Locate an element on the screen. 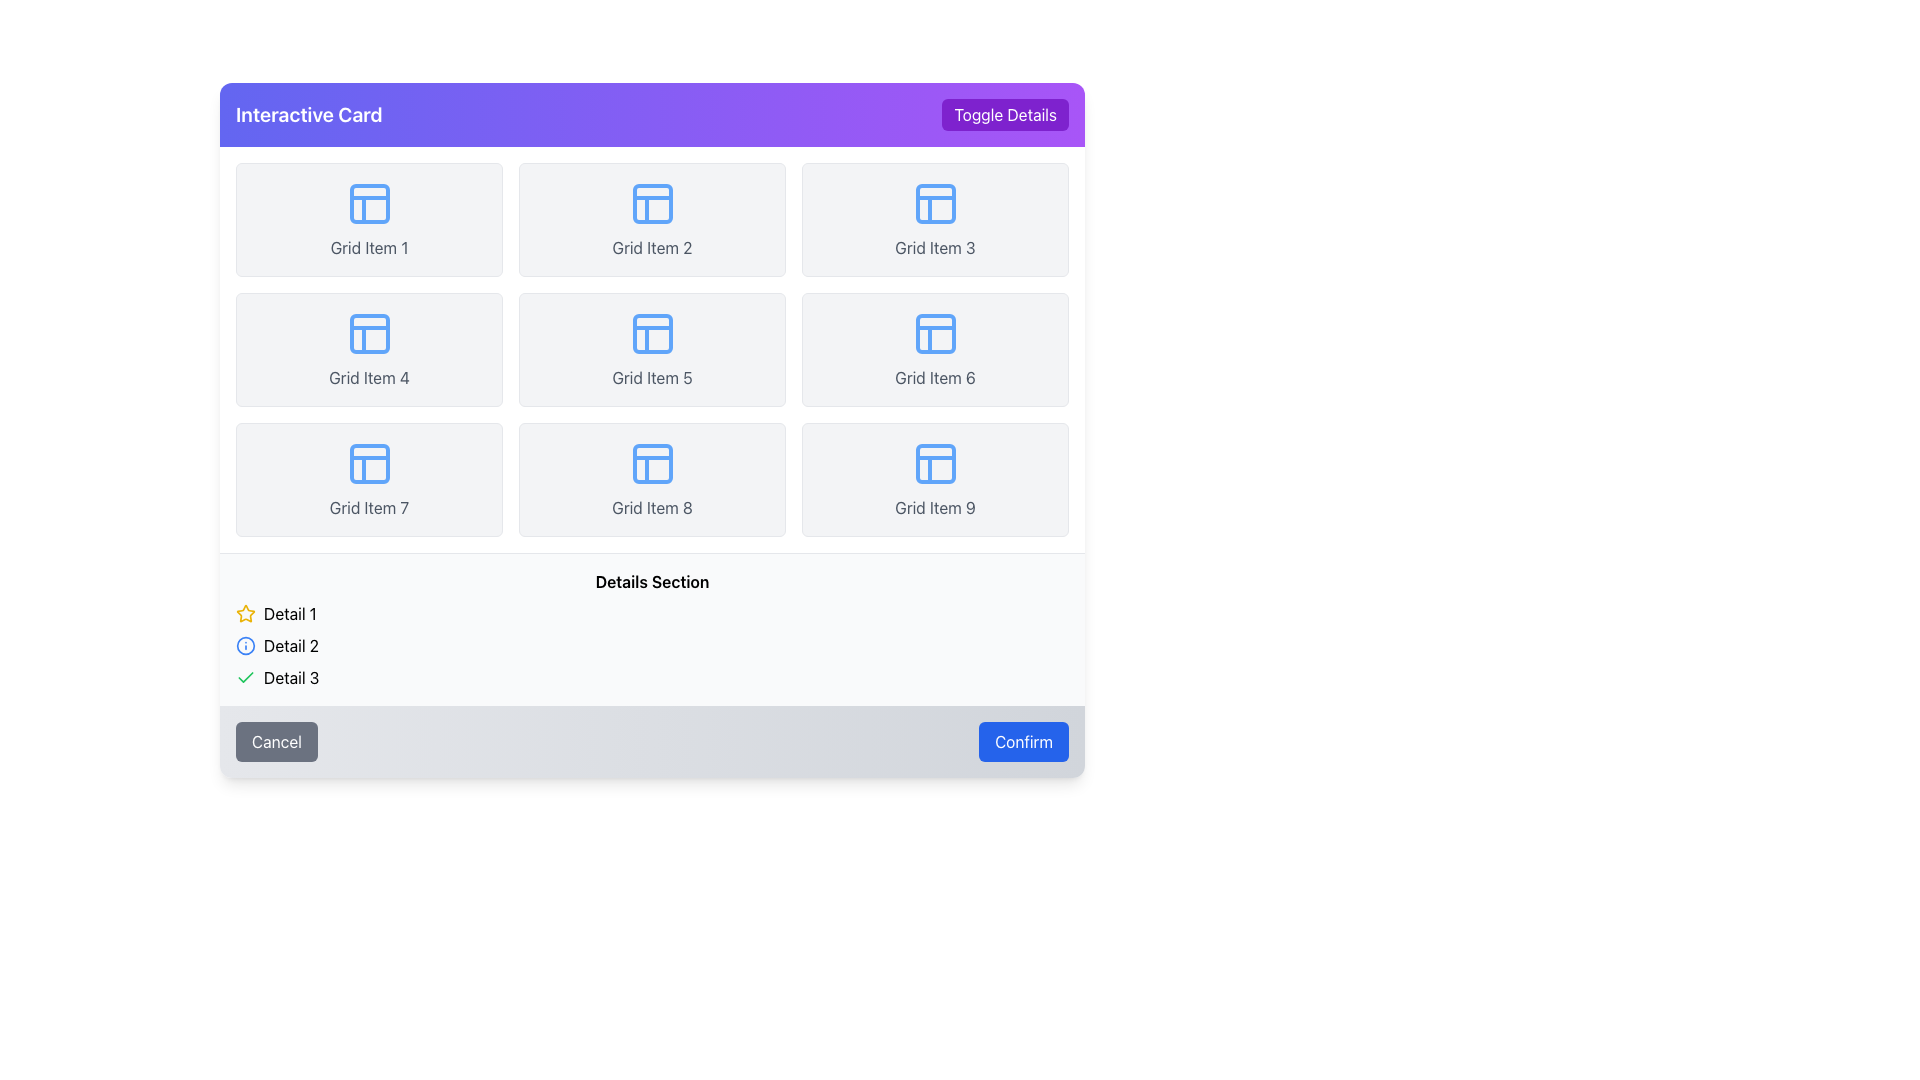 The image size is (1920, 1080). the interactive rectangular area of the 'Grid Item 2' icon, which is located in the second column of the top row of the grid layout is located at coordinates (652, 204).